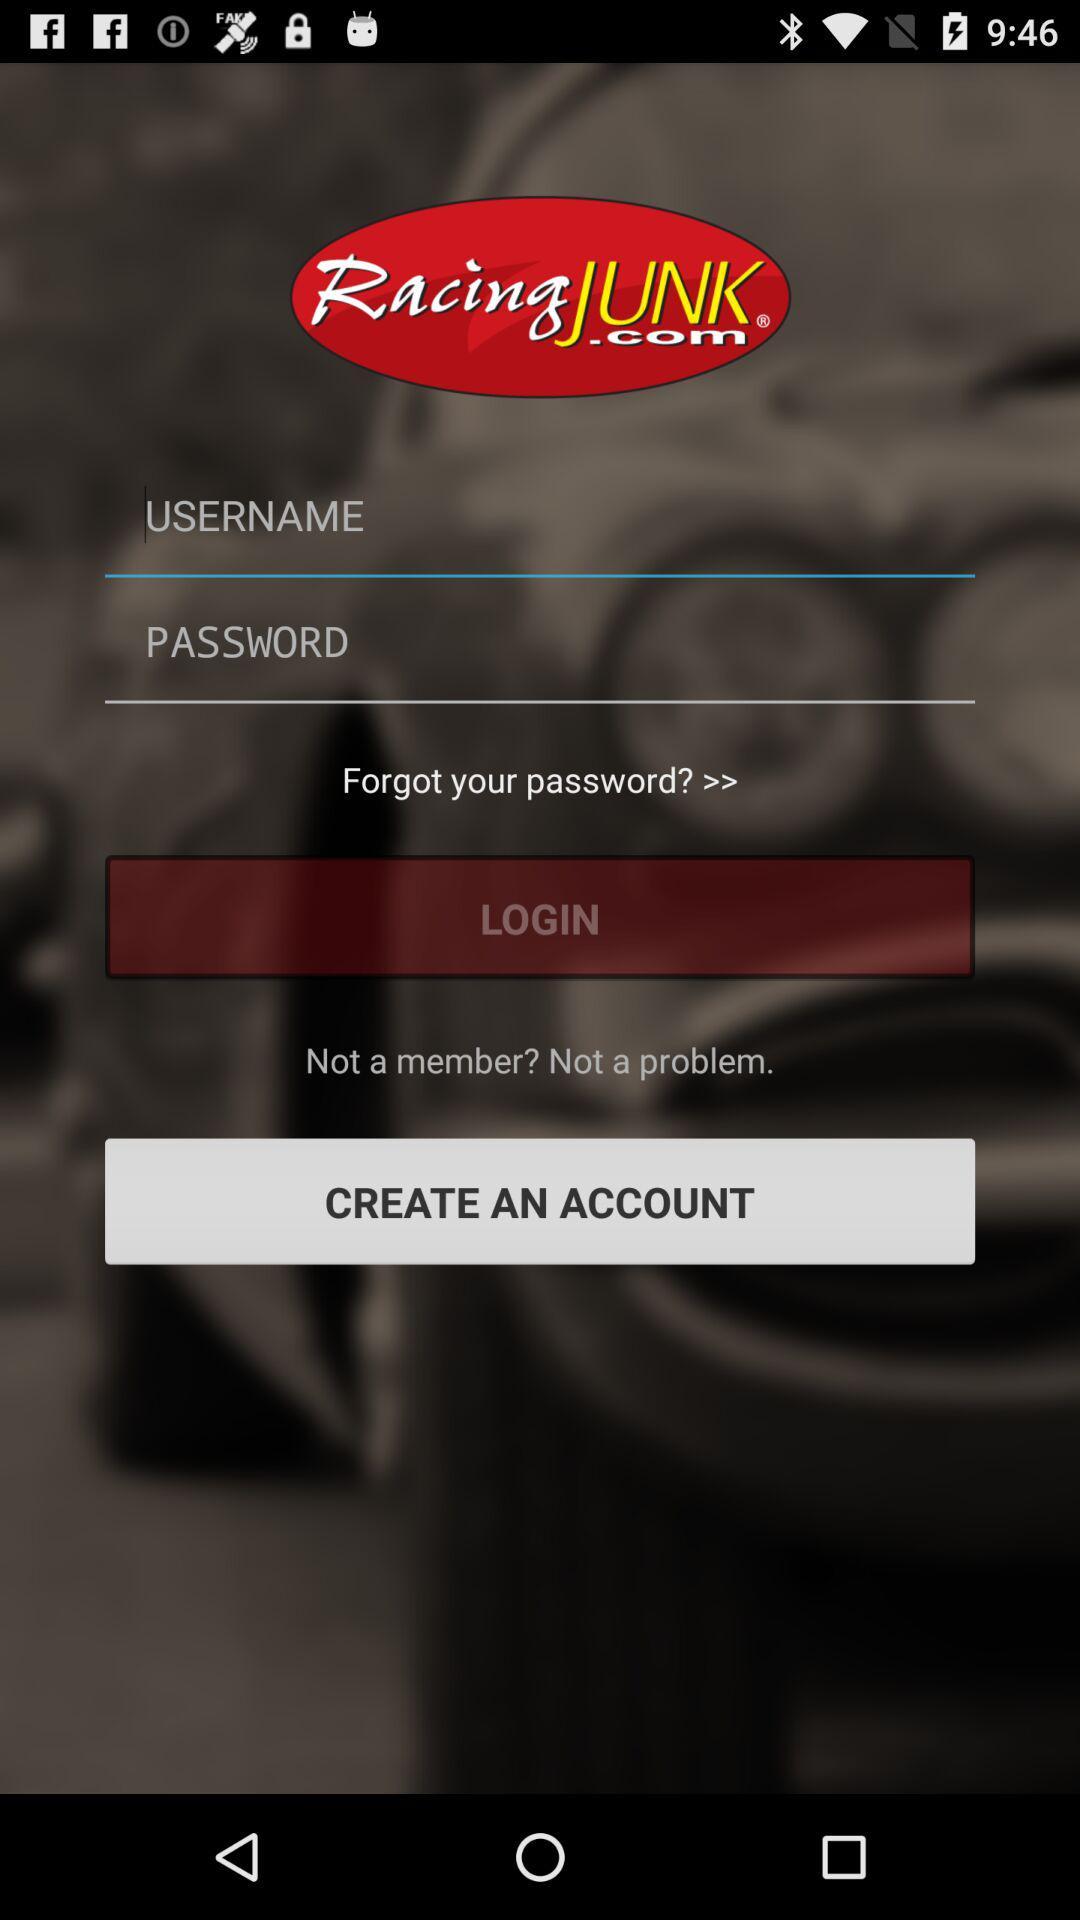 This screenshot has width=1080, height=1920. Describe the element at coordinates (540, 514) in the screenshot. I see `user enter name option` at that location.